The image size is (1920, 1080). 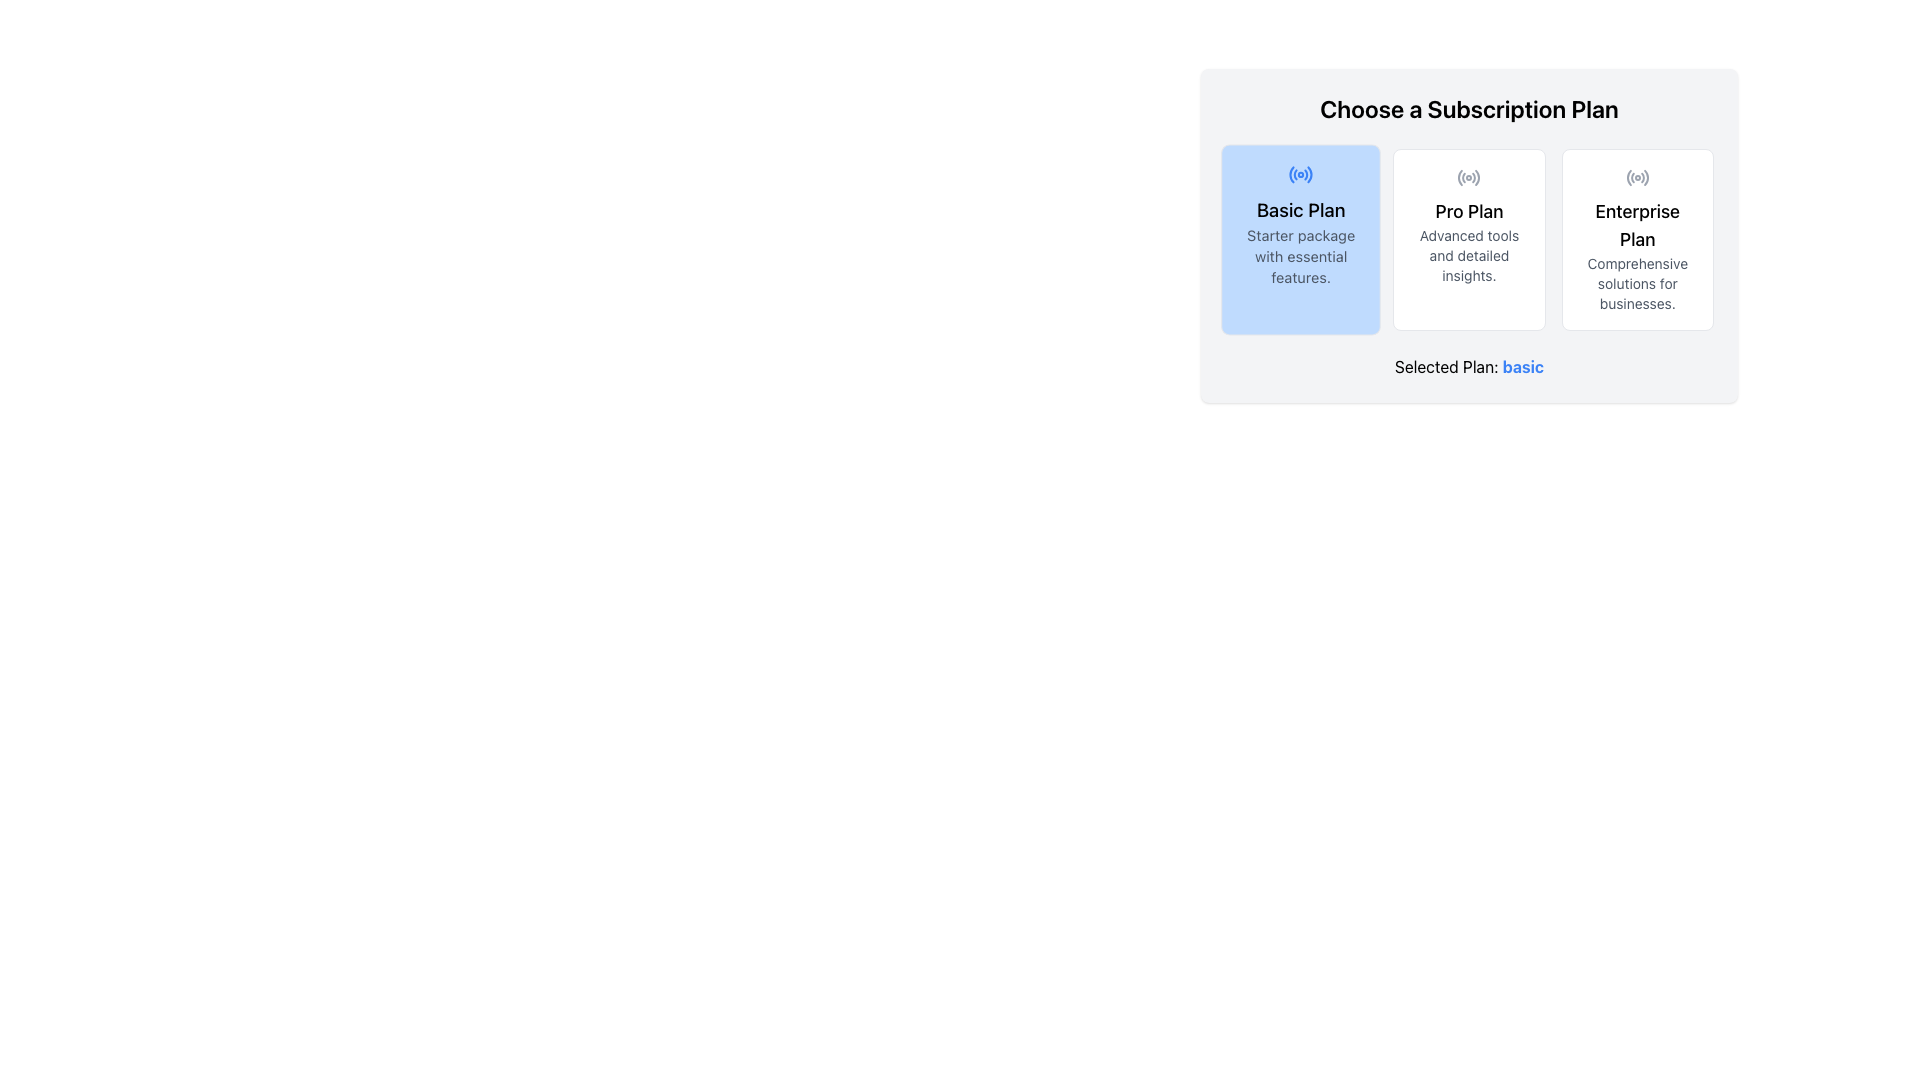 What do you see at coordinates (1301, 210) in the screenshot?
I see `the 'Basic Plan' heading or label located at the top left corner of the blue rectangular section` at bounding box center [1301, 210].